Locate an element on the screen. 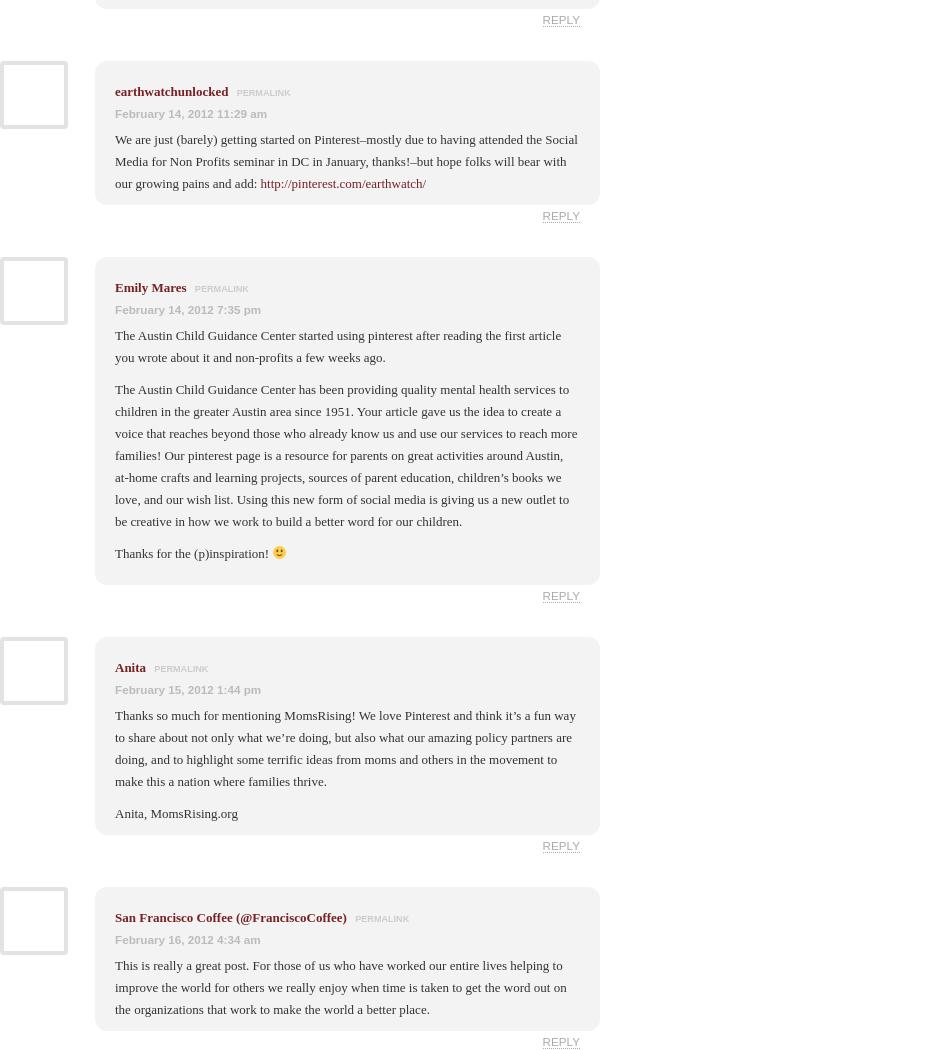  'Emily Mares' is located at coordinates (150, 285).